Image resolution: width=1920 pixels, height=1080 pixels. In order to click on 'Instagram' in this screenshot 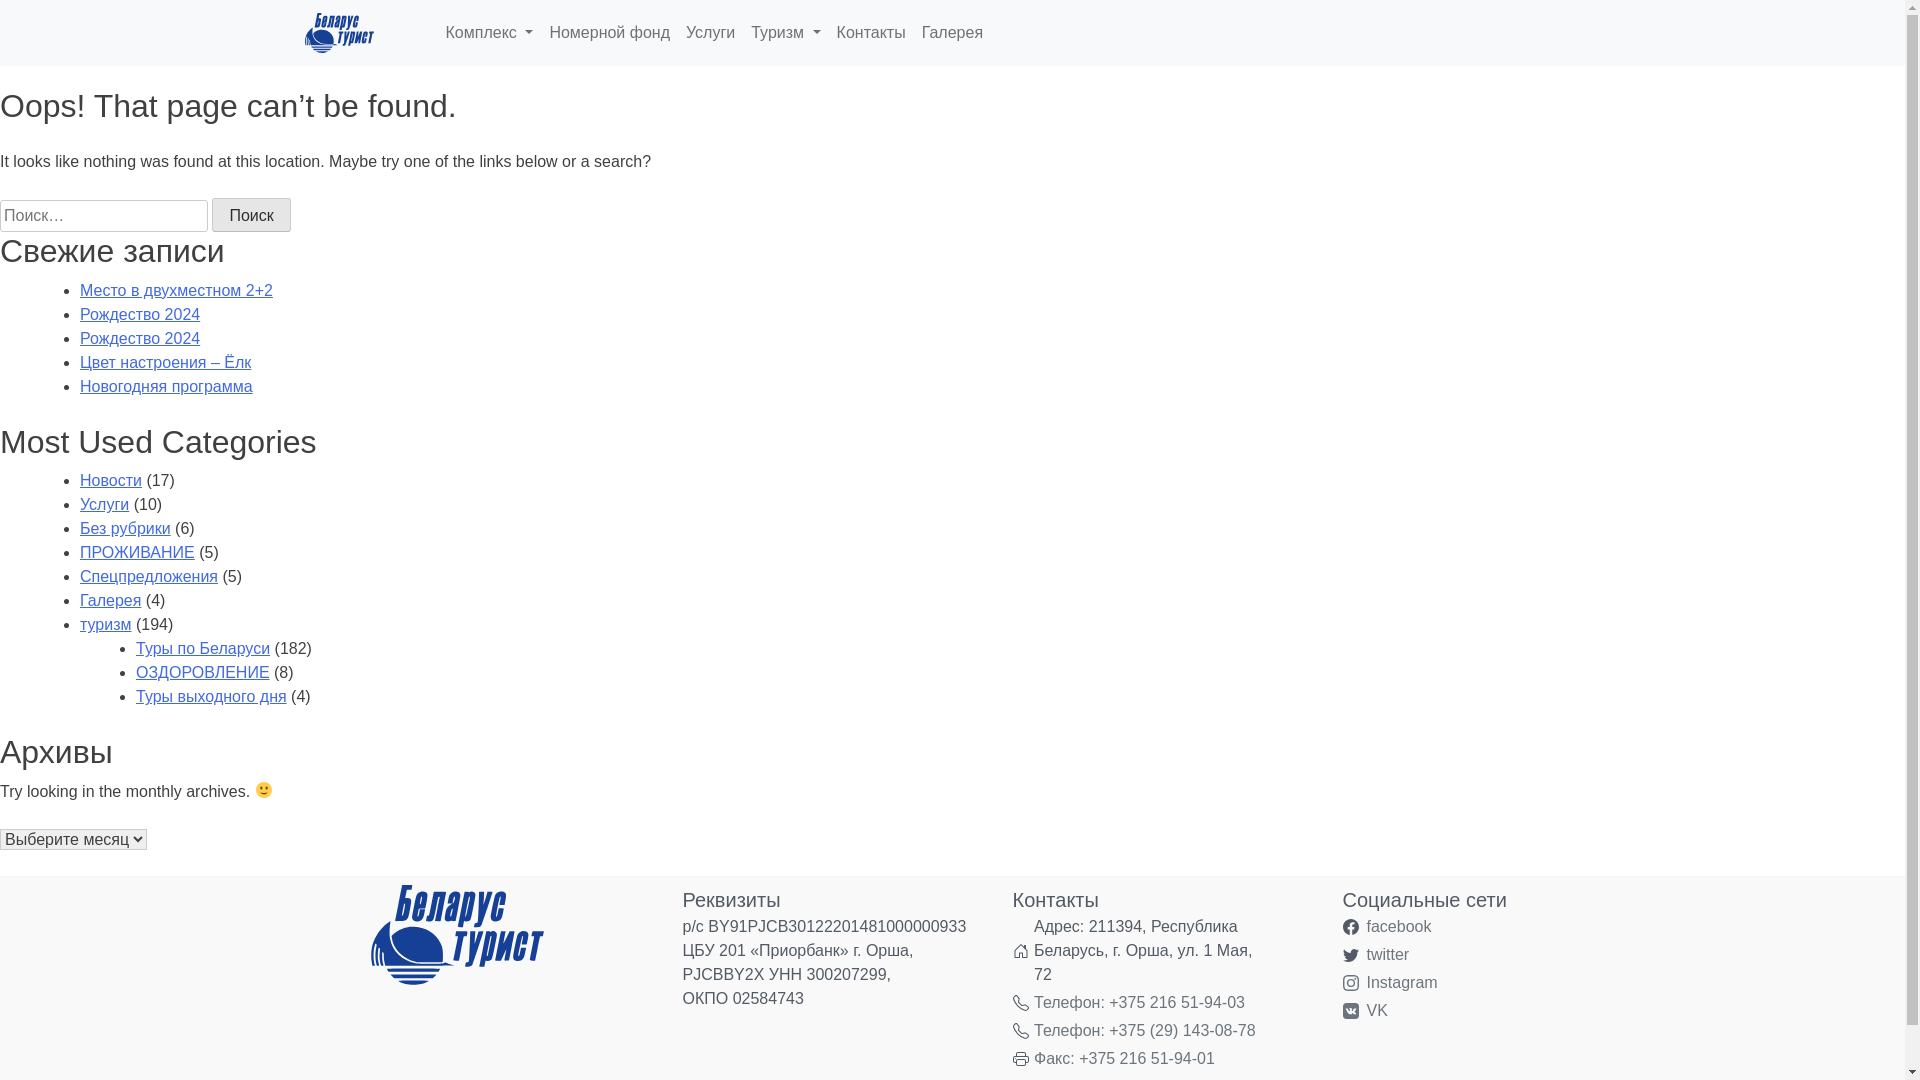, I will do `click(1400, 982)`.